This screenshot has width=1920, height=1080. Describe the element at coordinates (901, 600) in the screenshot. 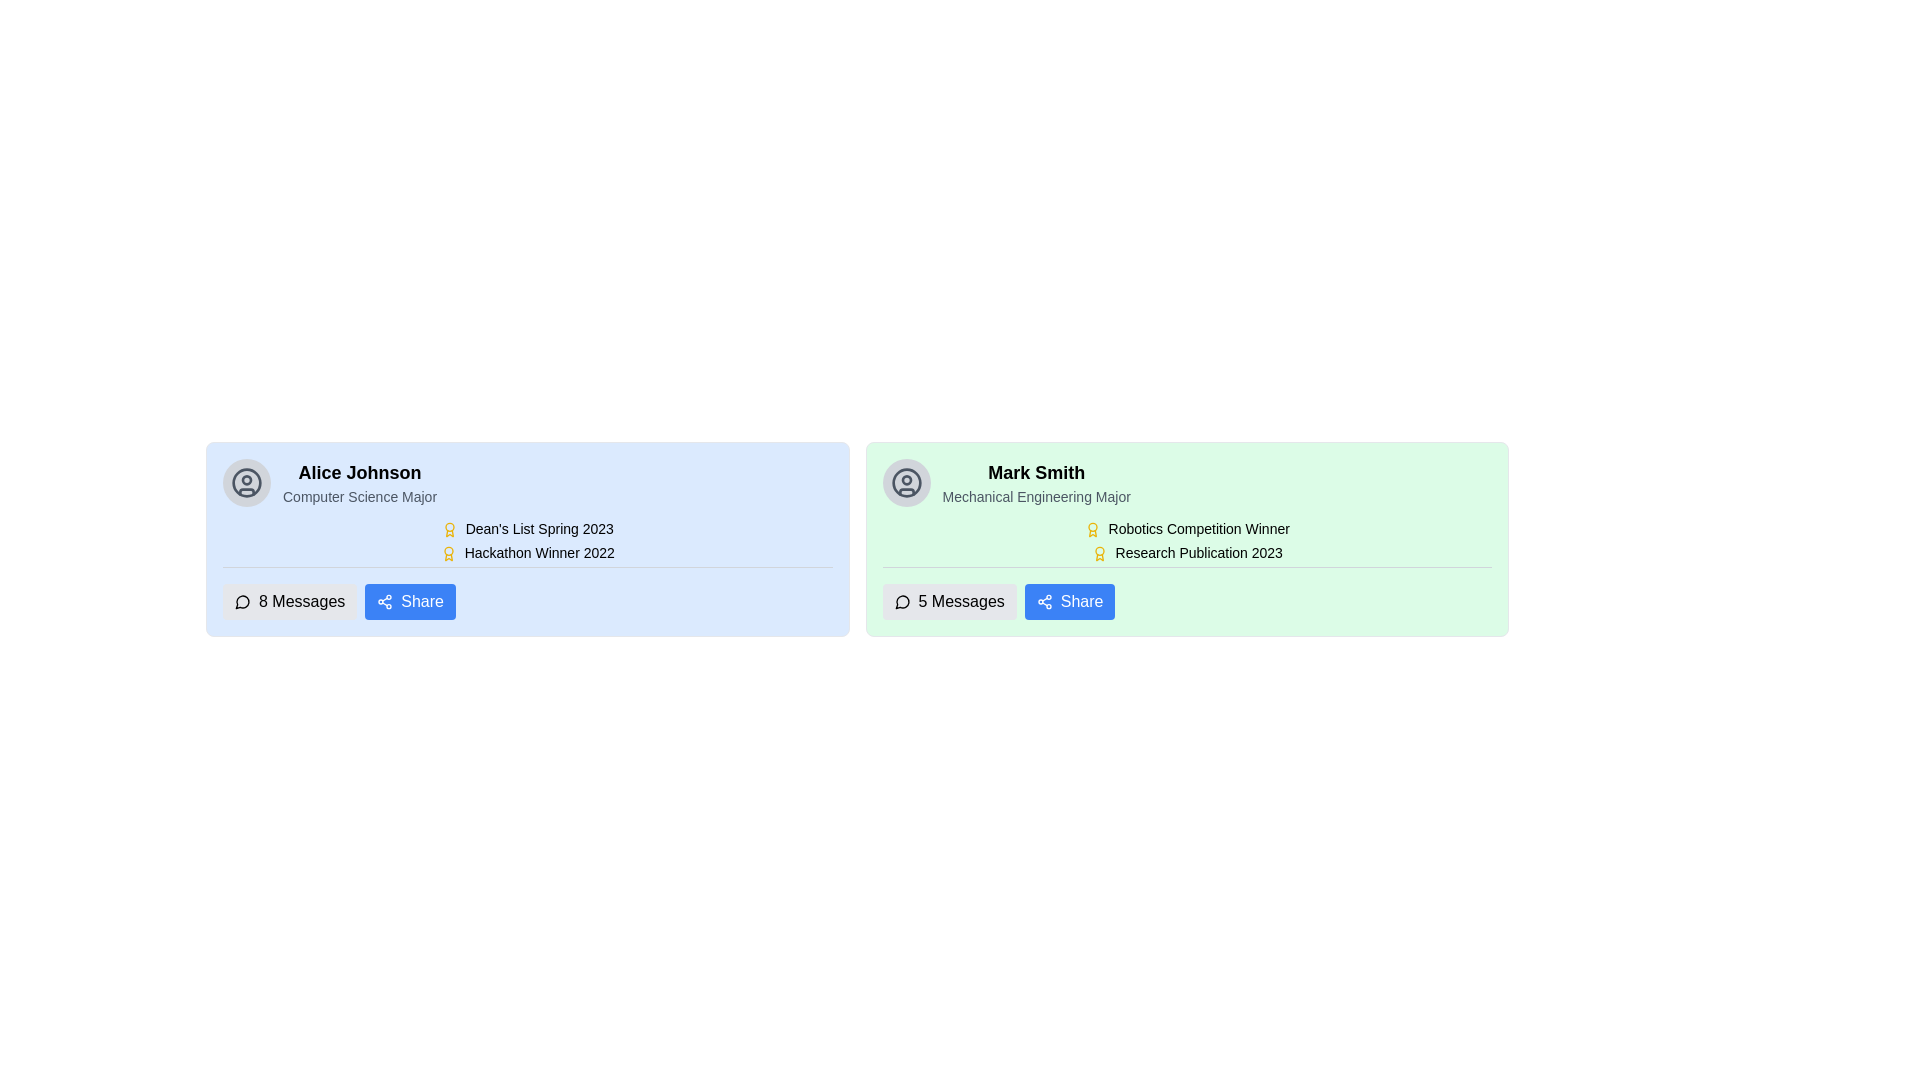

I see `the speech bubble icon indicating the messaging feature, located within the button labeled '5 Messages' next to 'Mark Smith'` at that location.